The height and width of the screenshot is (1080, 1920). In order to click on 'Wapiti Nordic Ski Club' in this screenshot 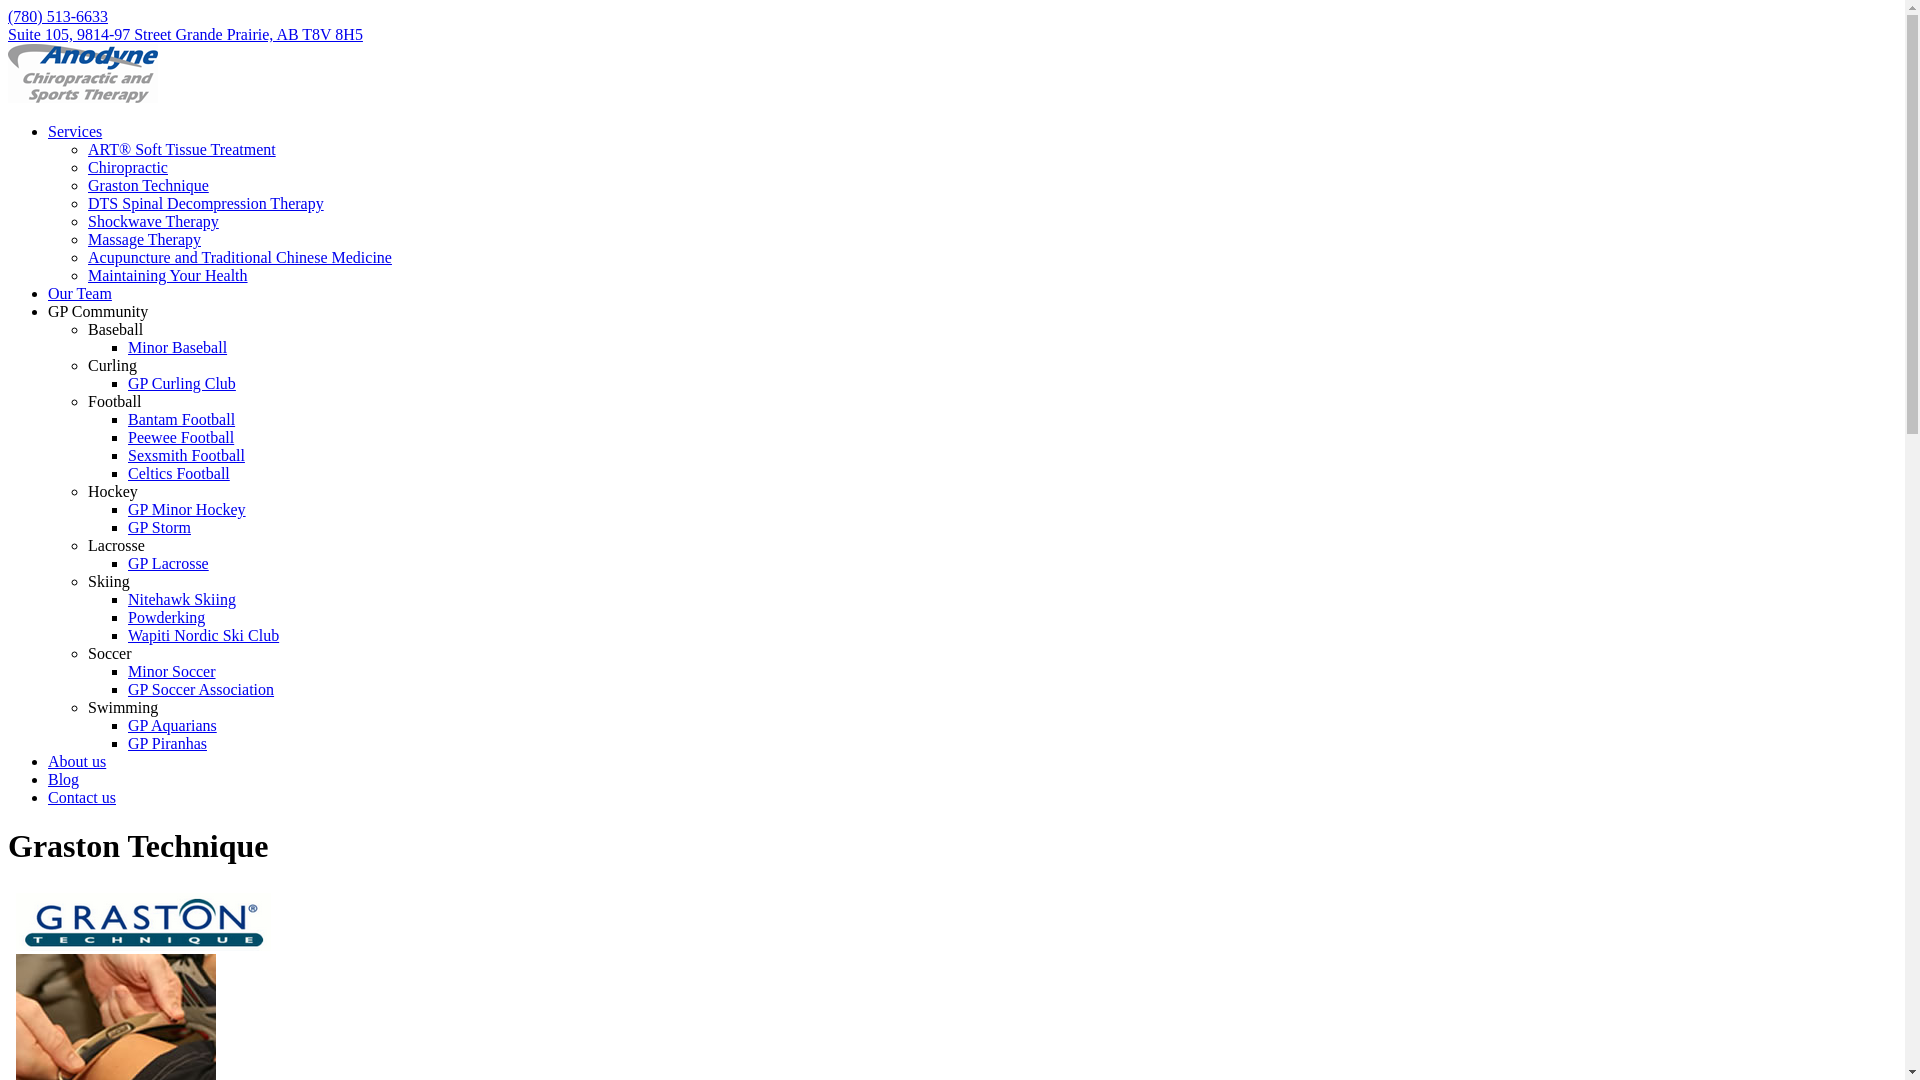, I will do `click(203, 635)`.